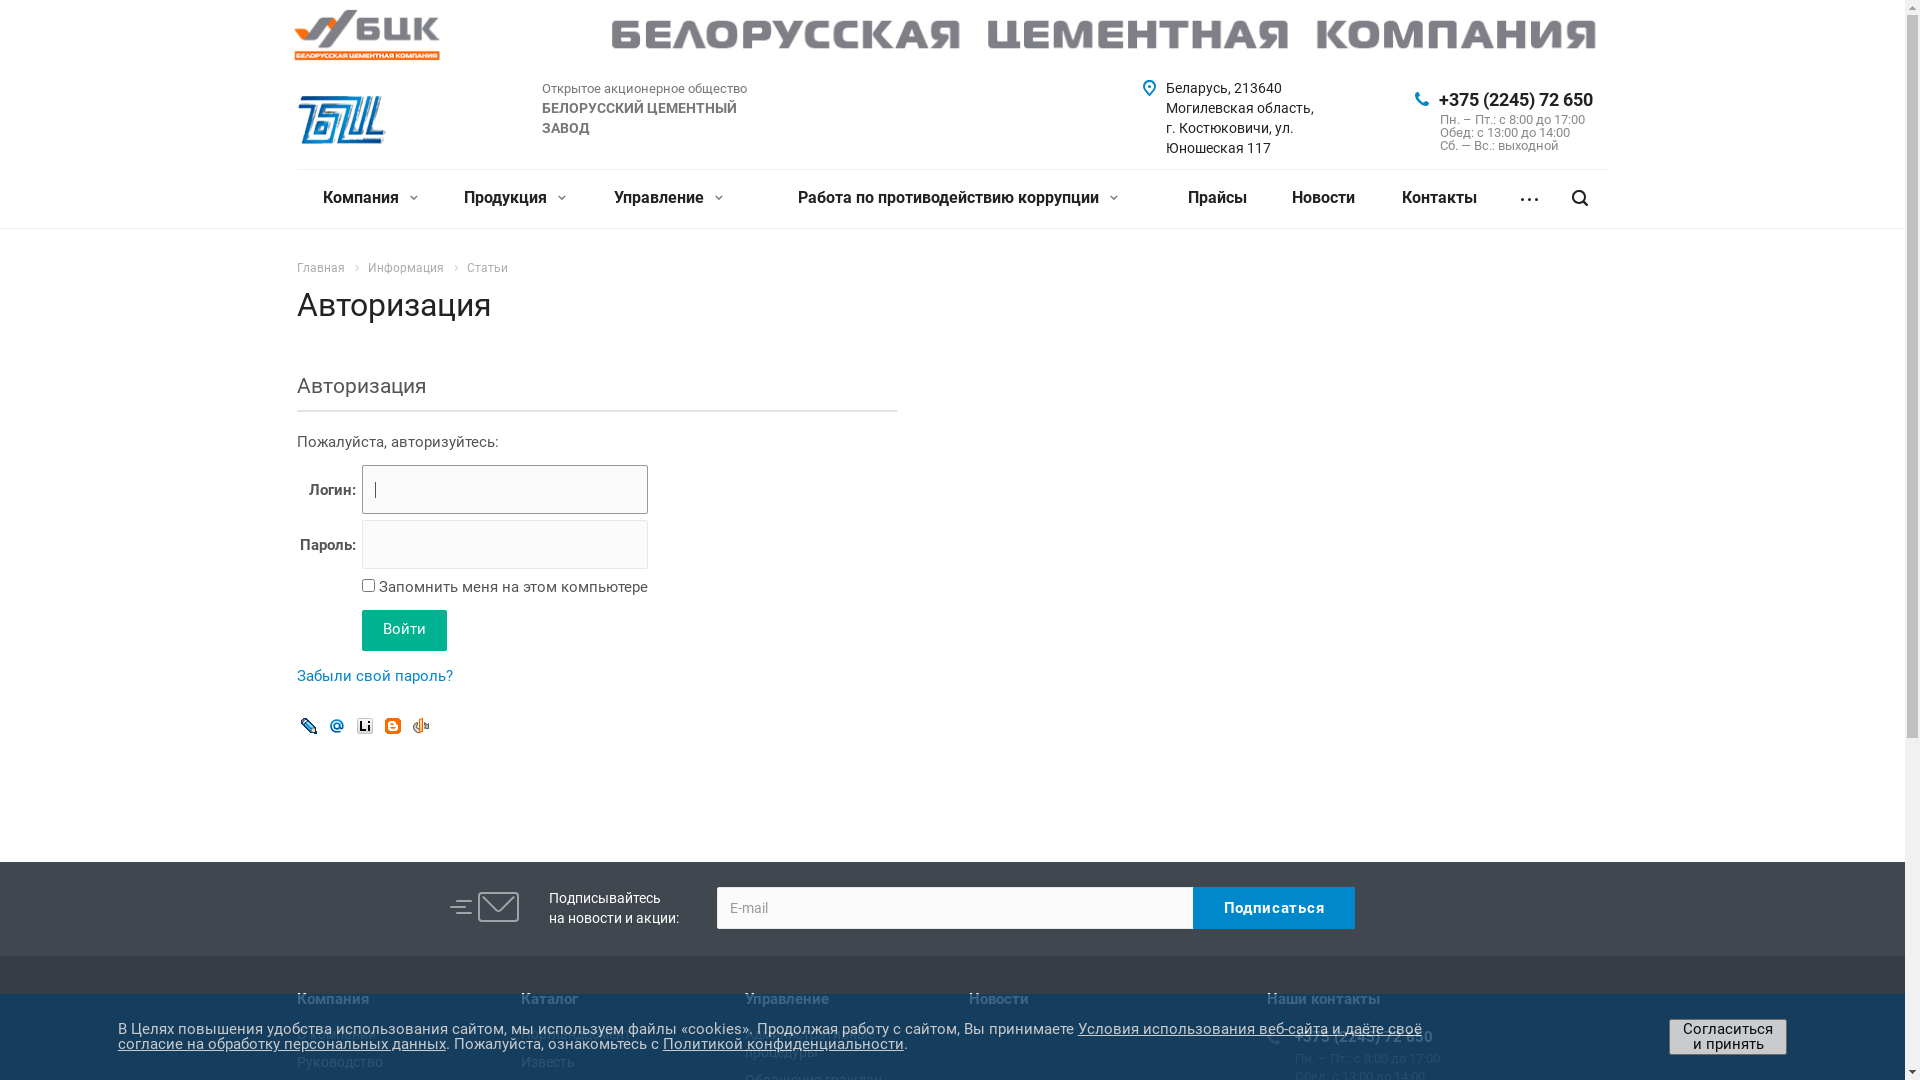 This screenshot has width=1920, height=1080. Describe the element at coordinates (408, 725) in the screenshot. I see `'OpenID'` at that location.